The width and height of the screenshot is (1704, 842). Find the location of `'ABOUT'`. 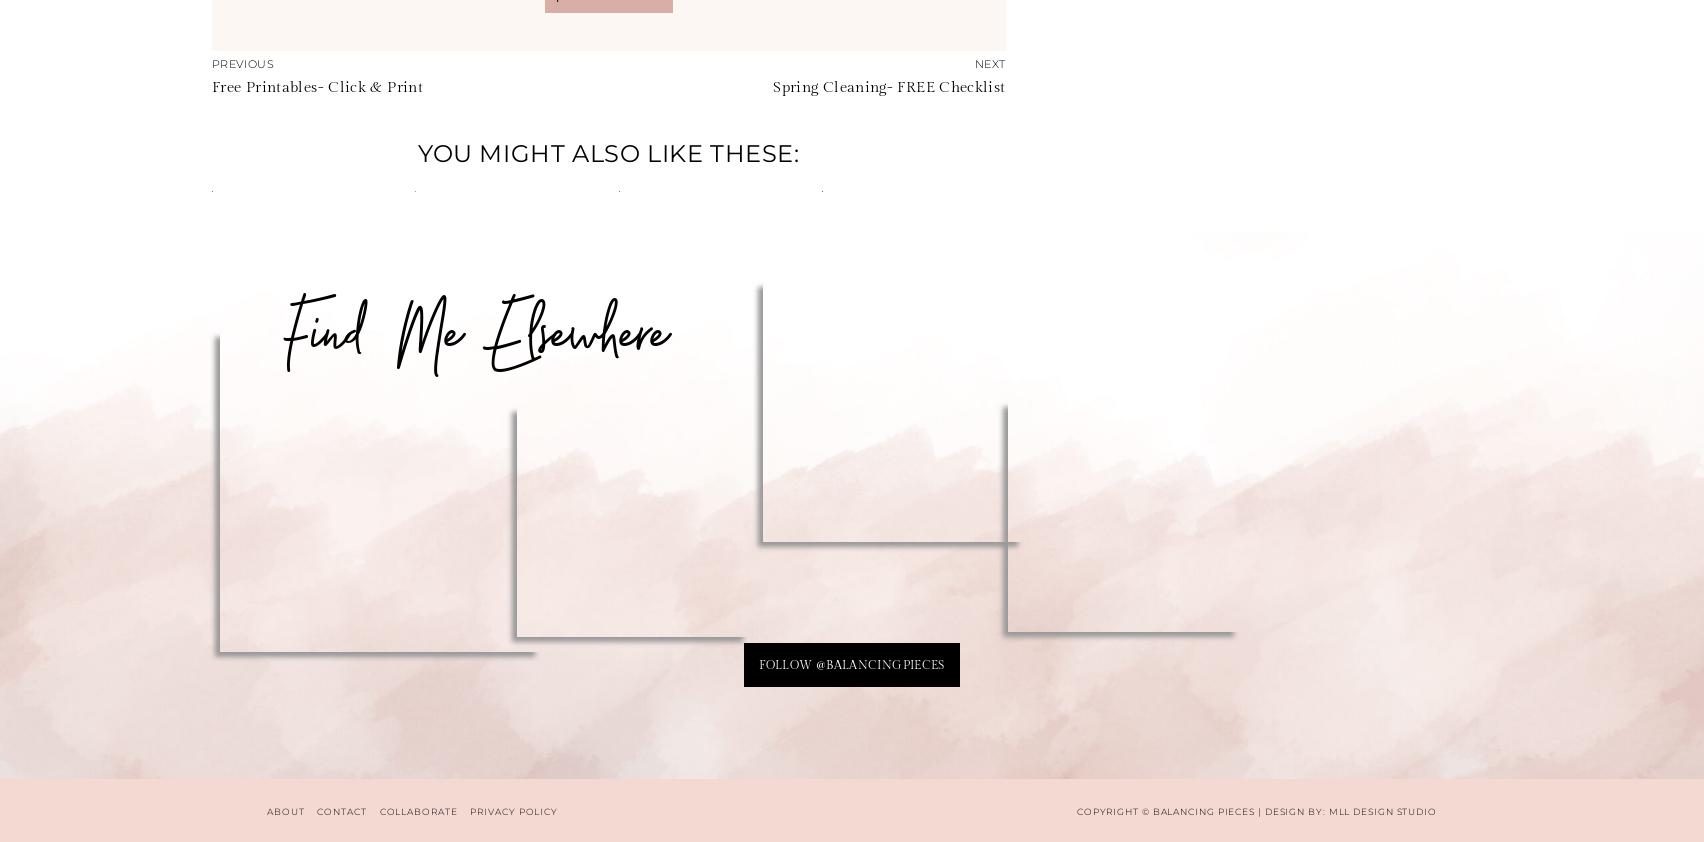

'ABOUT' is located at coordinates (284, 810).